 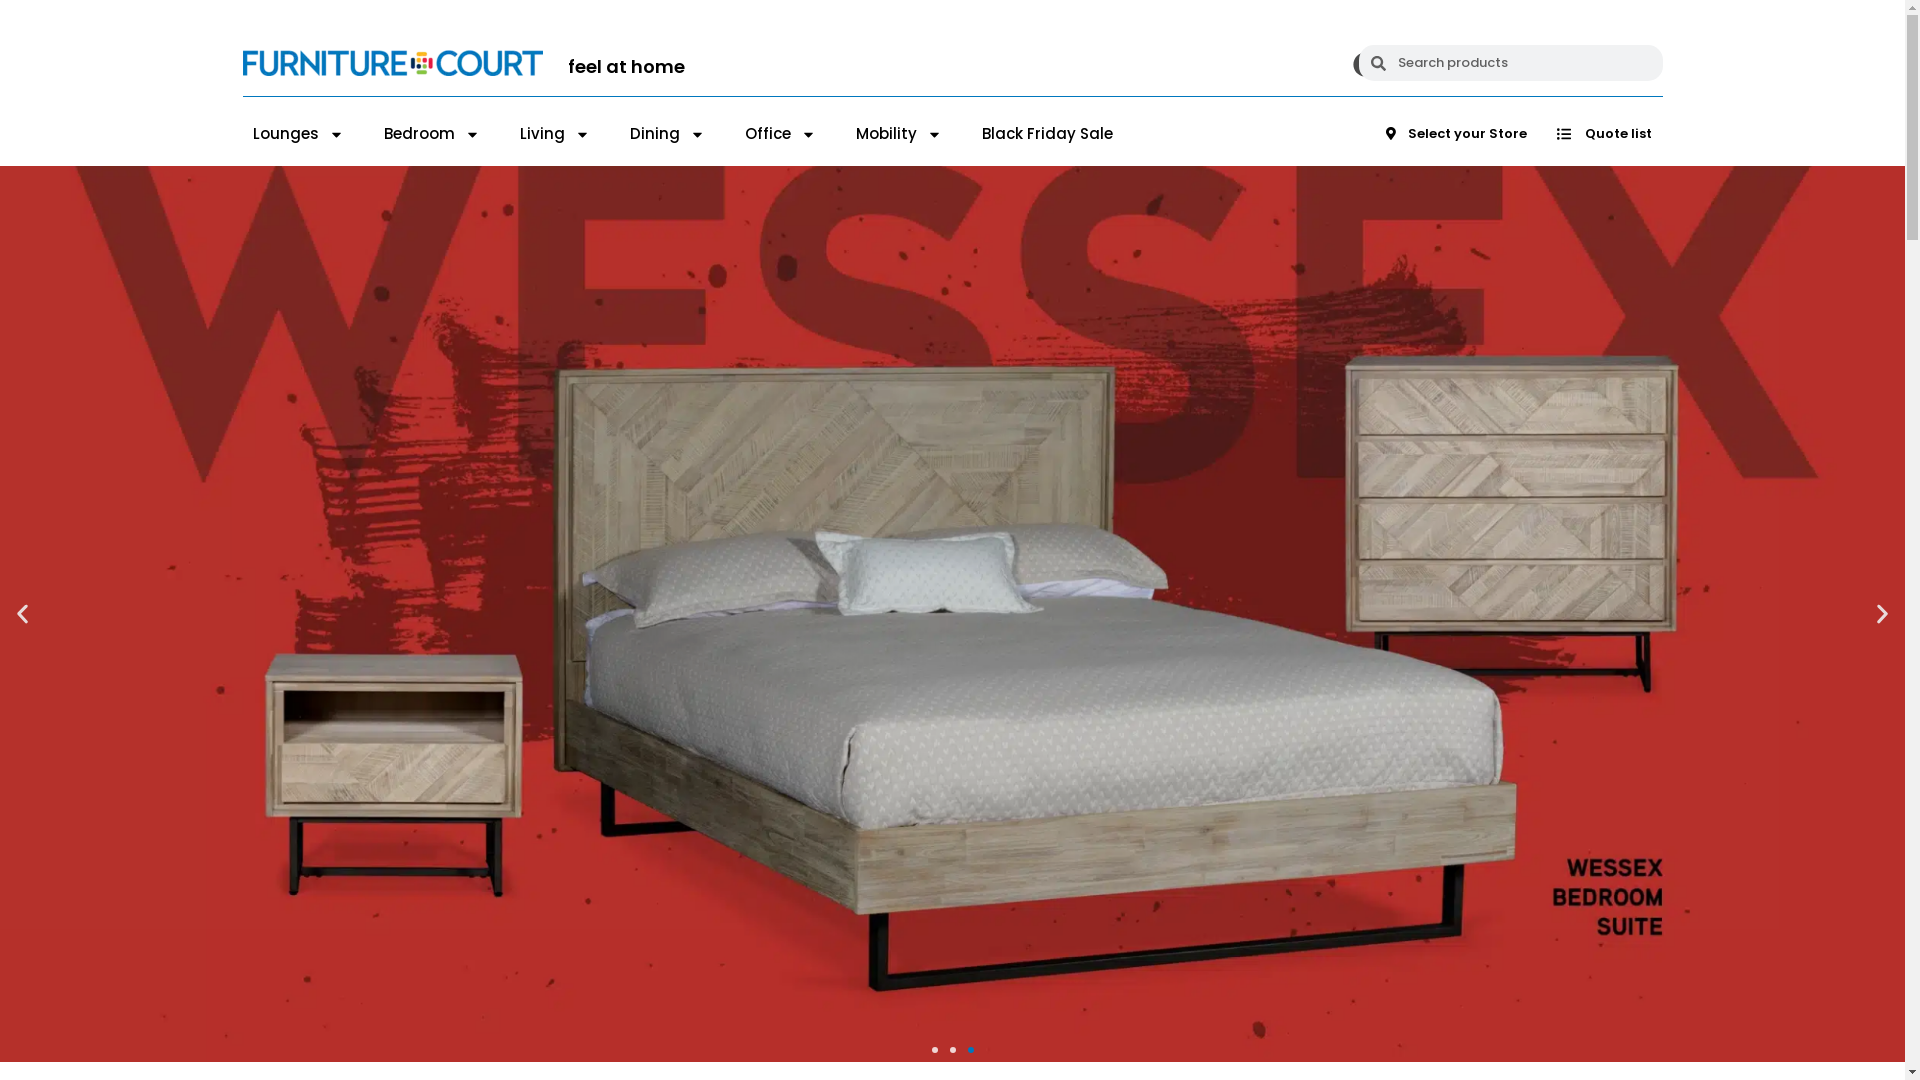 I want to click on 'Lounges', so click(x=296, y=134).